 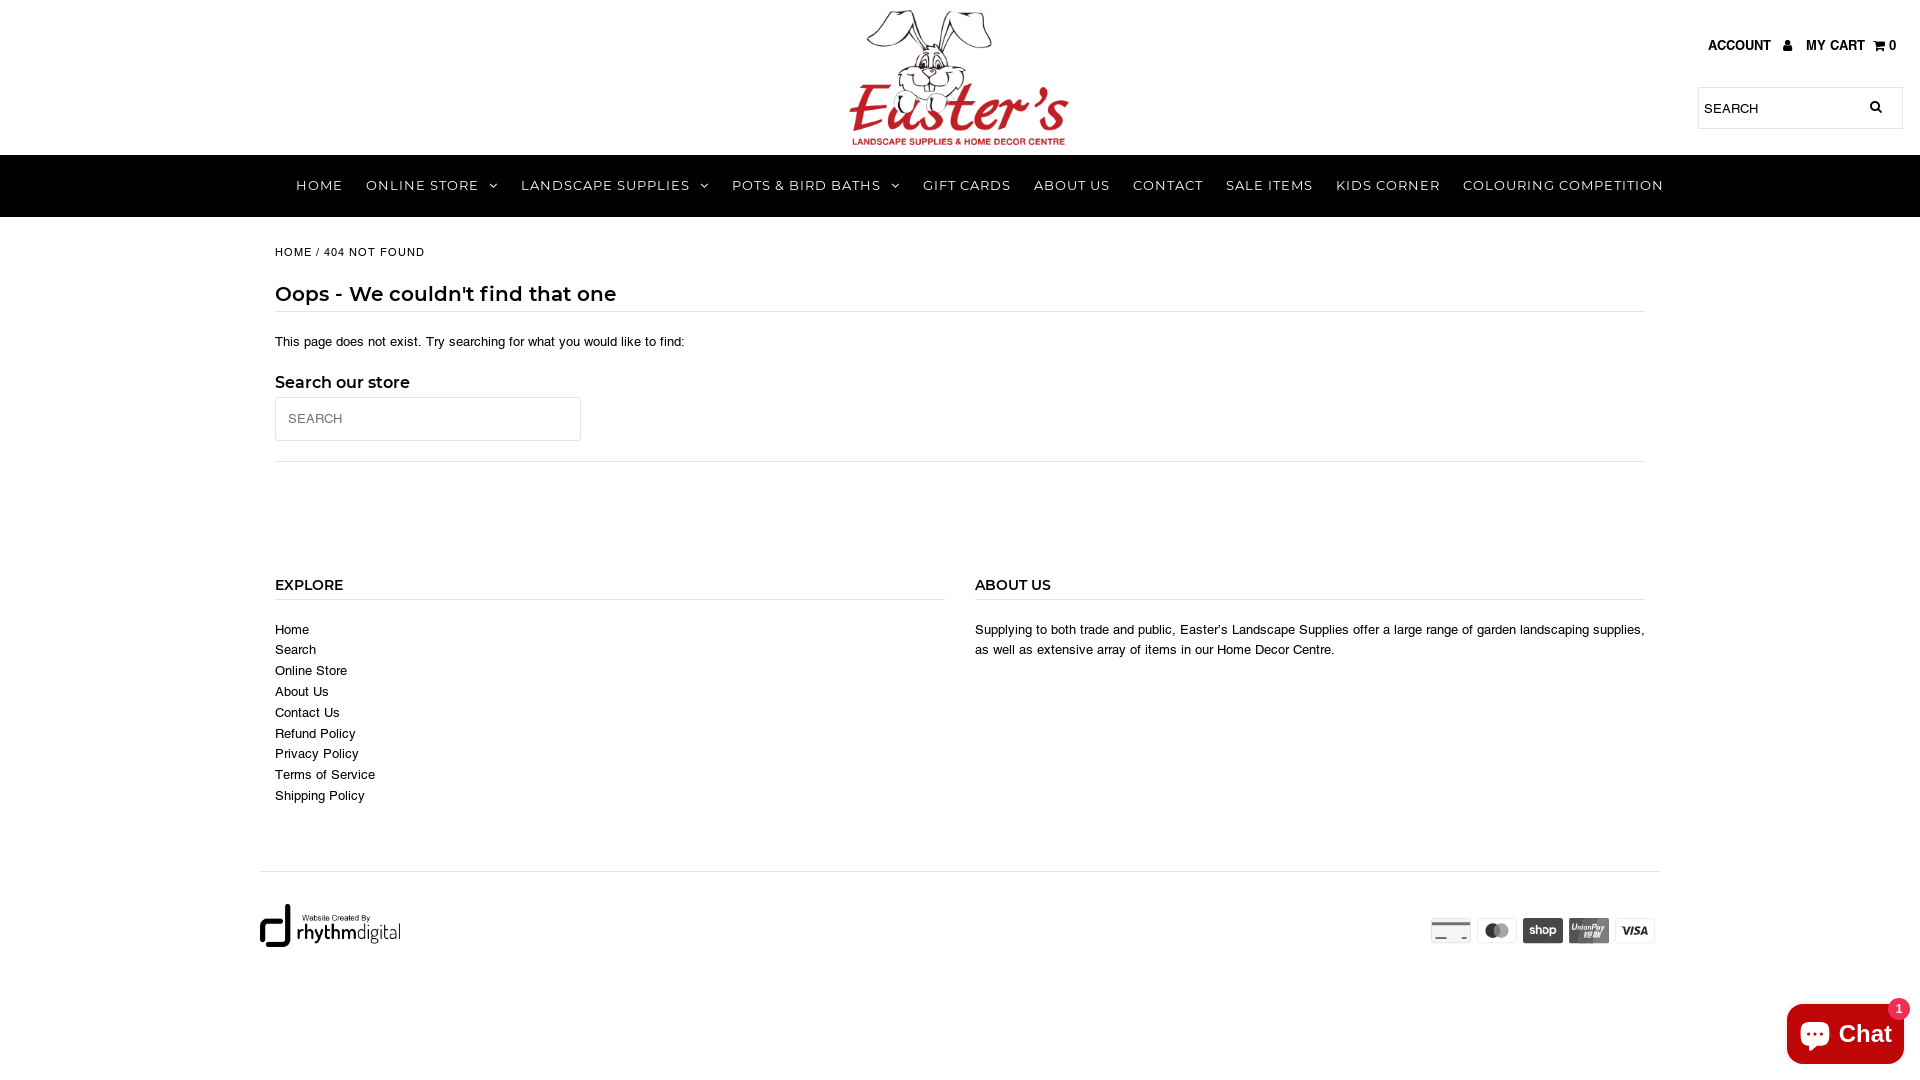 What do you see at coordinates (273, 671) in the screenshot?
I see `'Online Store'` at bounding box center [273, 671].